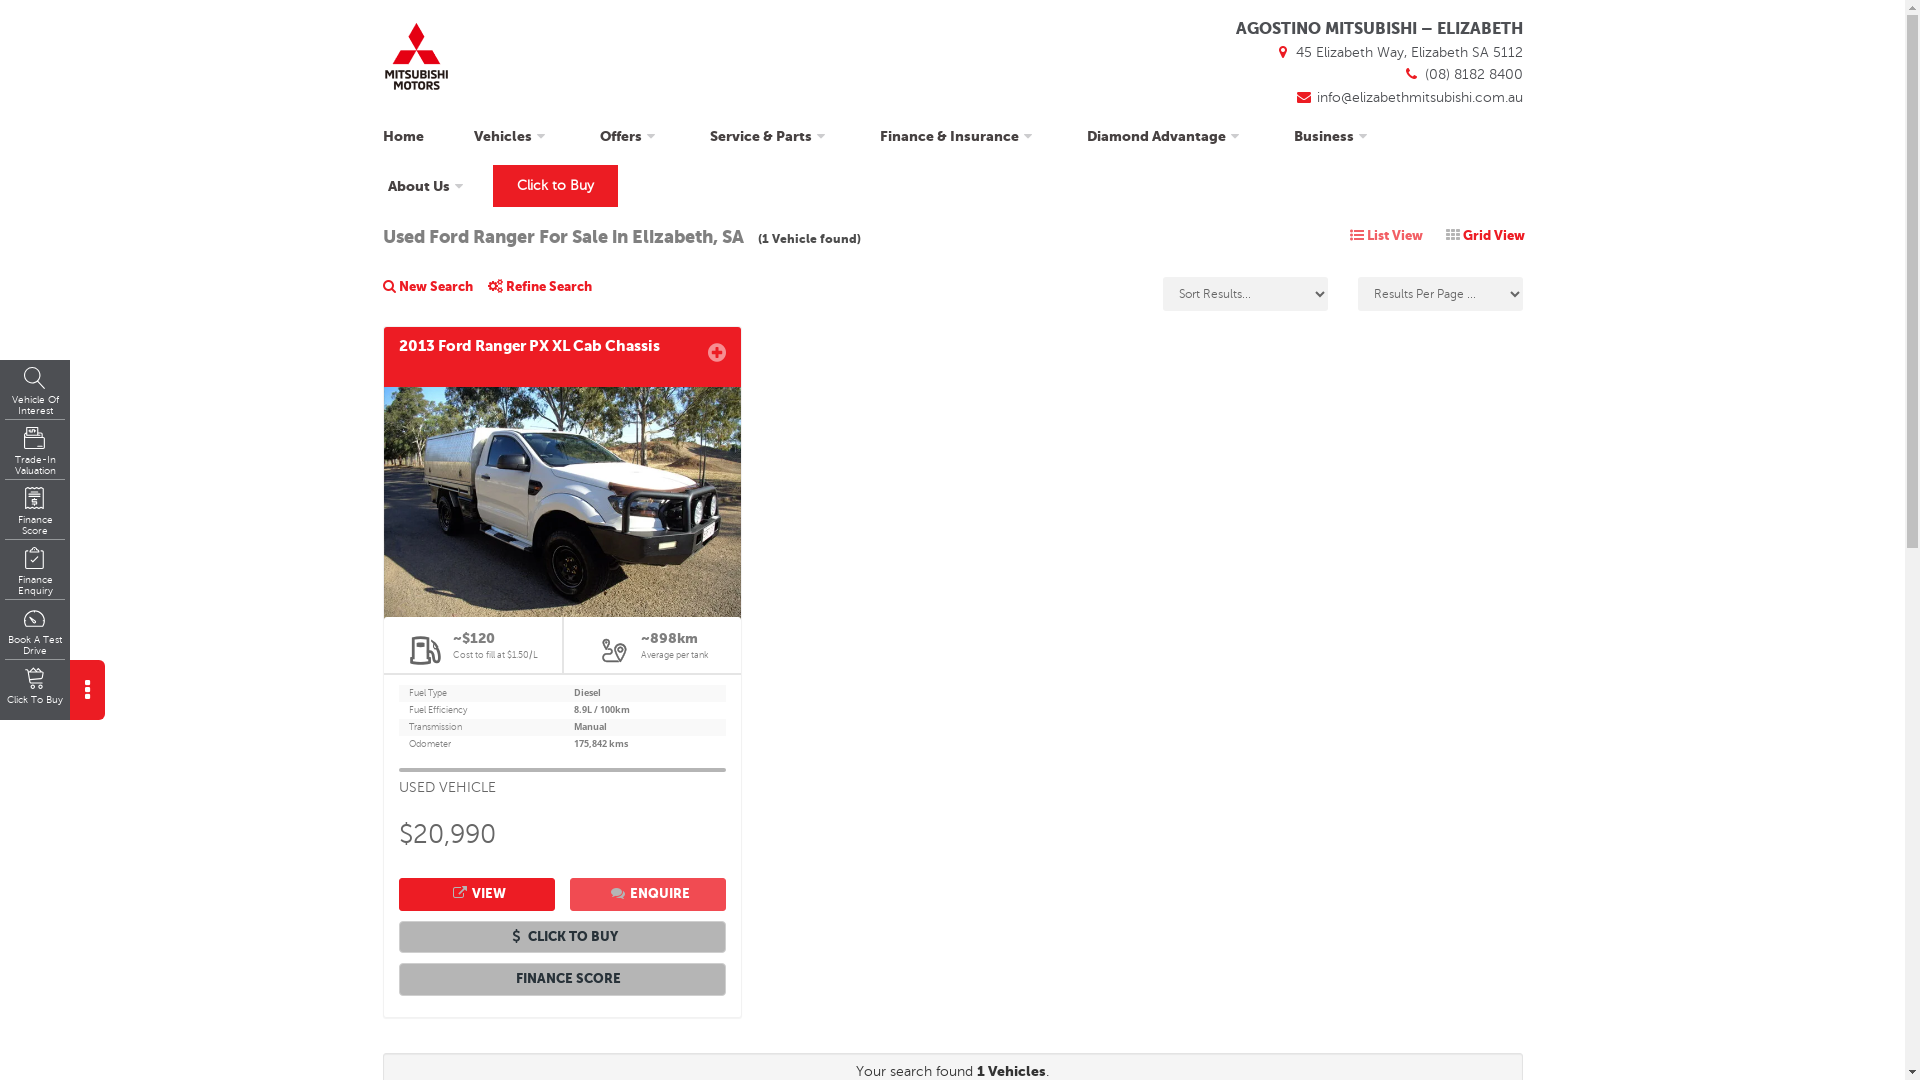 This screenshot has width=1920, height=1080. What do you see at coordinates (1397, 50) in the screenshot?
I see `'45 Elizabeth Way, Elizabeth SA 5112'` at bounding box center [1397, 50].